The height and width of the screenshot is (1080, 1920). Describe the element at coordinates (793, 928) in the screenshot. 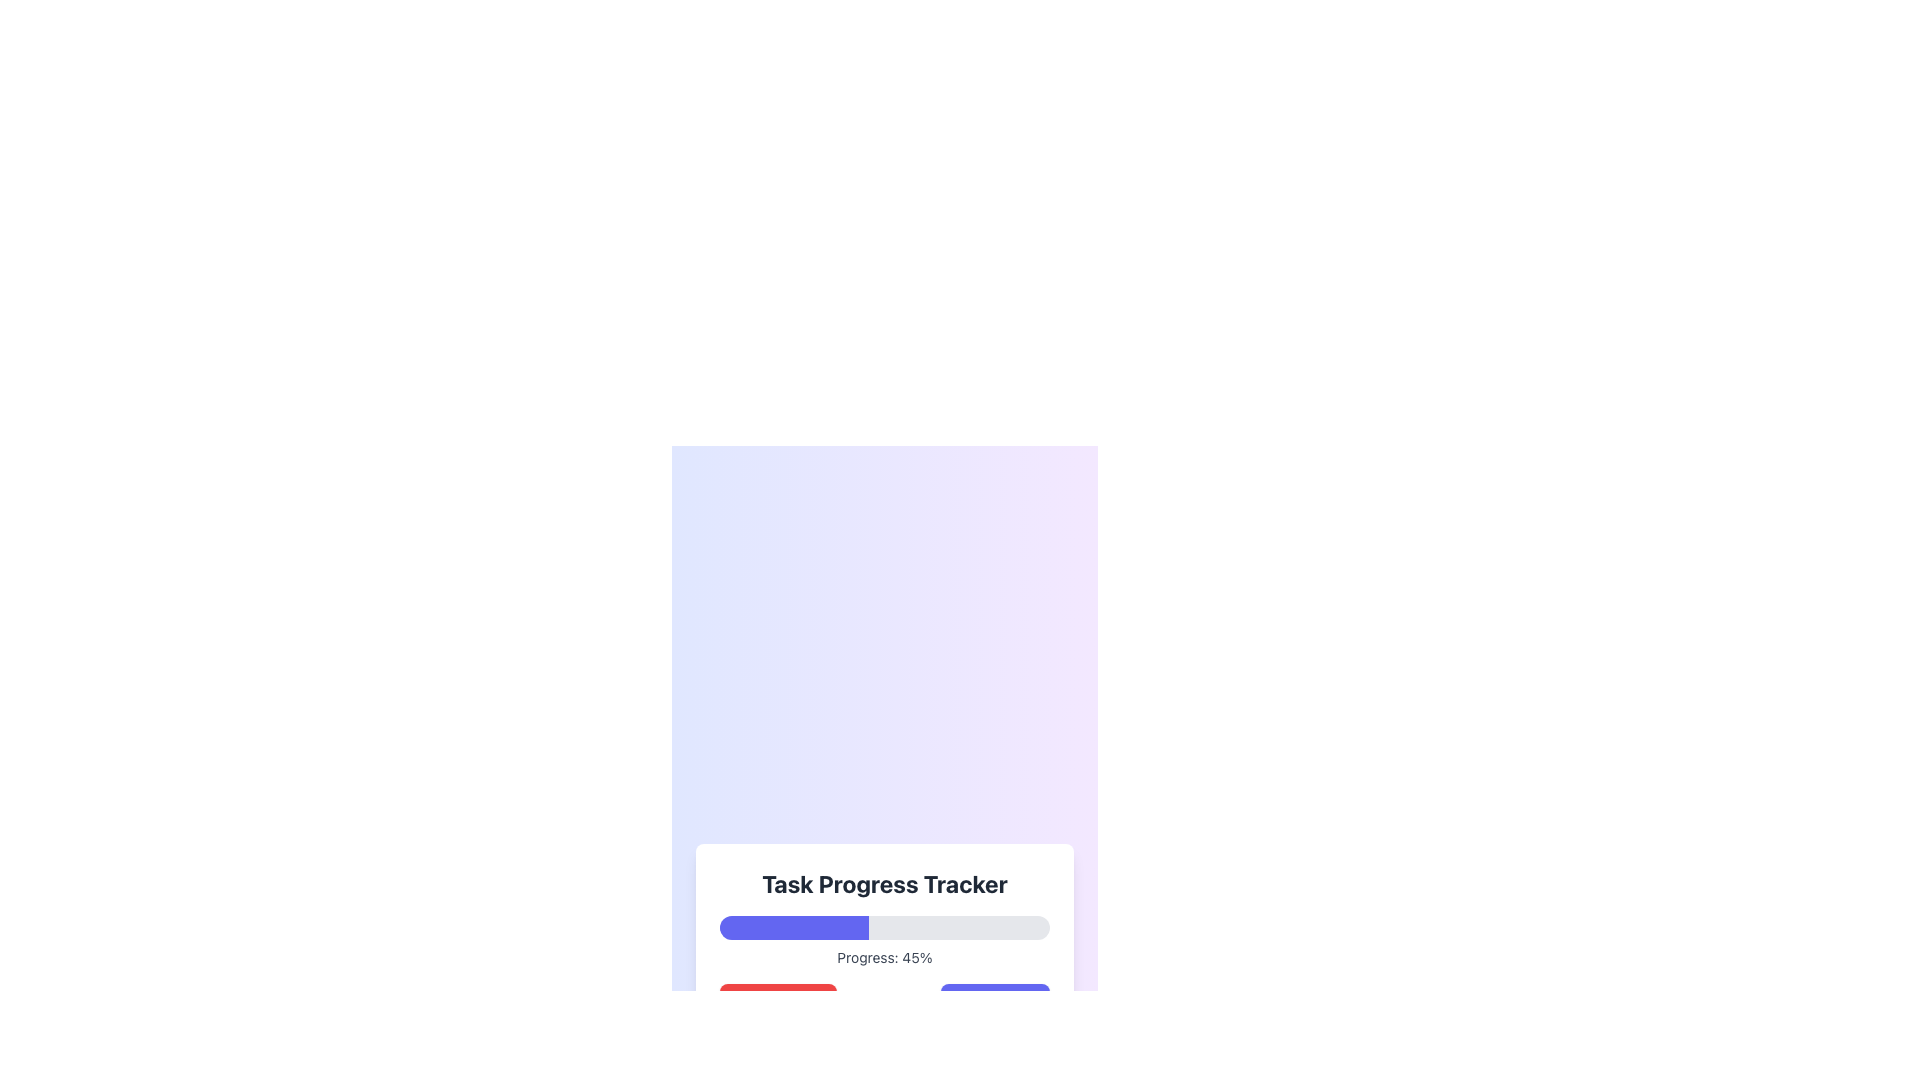

I see `the filled portion of the progress bar in the 'Task Progress Tracker' card, which is represented by a solid indigo rectangle occupying approximately 45% of the width` at that location.